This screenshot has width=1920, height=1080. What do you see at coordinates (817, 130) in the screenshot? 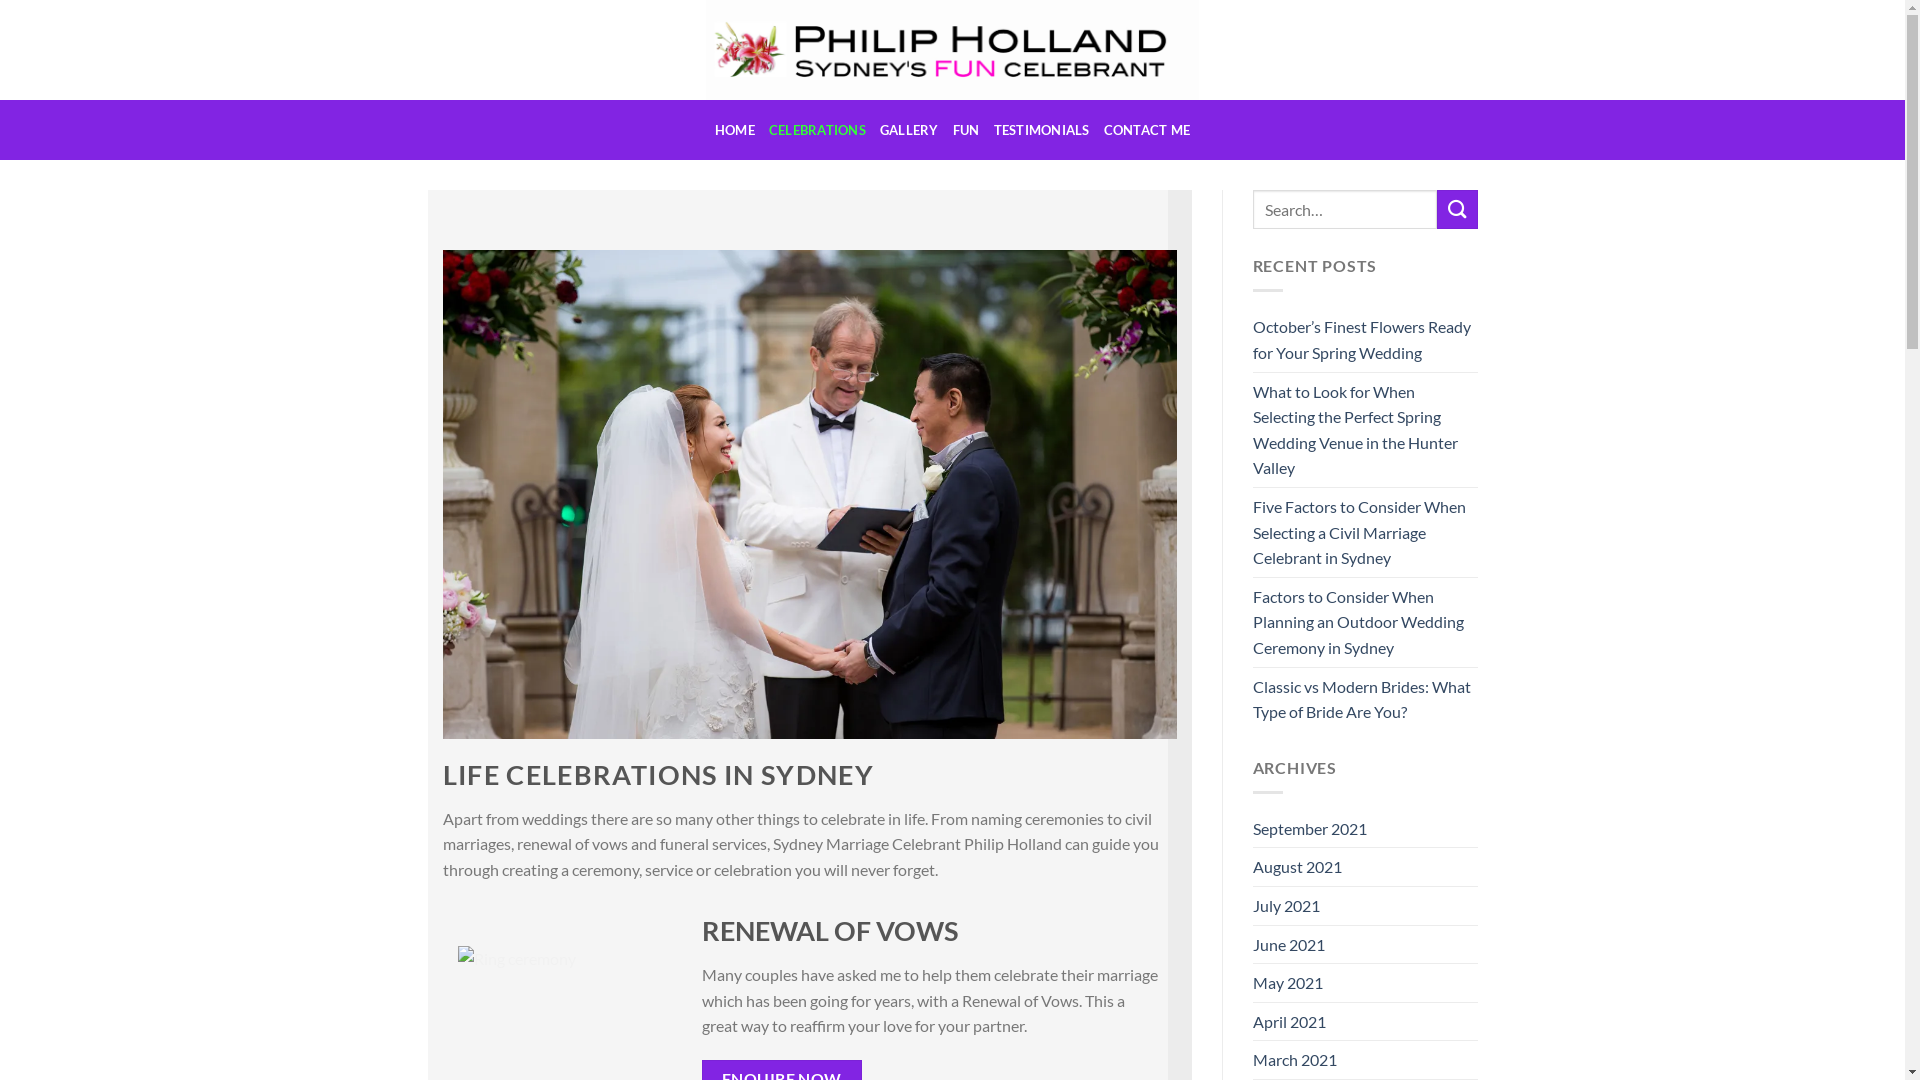
I see `'CELEBRATIONS'` at bounding box center [817, 130].